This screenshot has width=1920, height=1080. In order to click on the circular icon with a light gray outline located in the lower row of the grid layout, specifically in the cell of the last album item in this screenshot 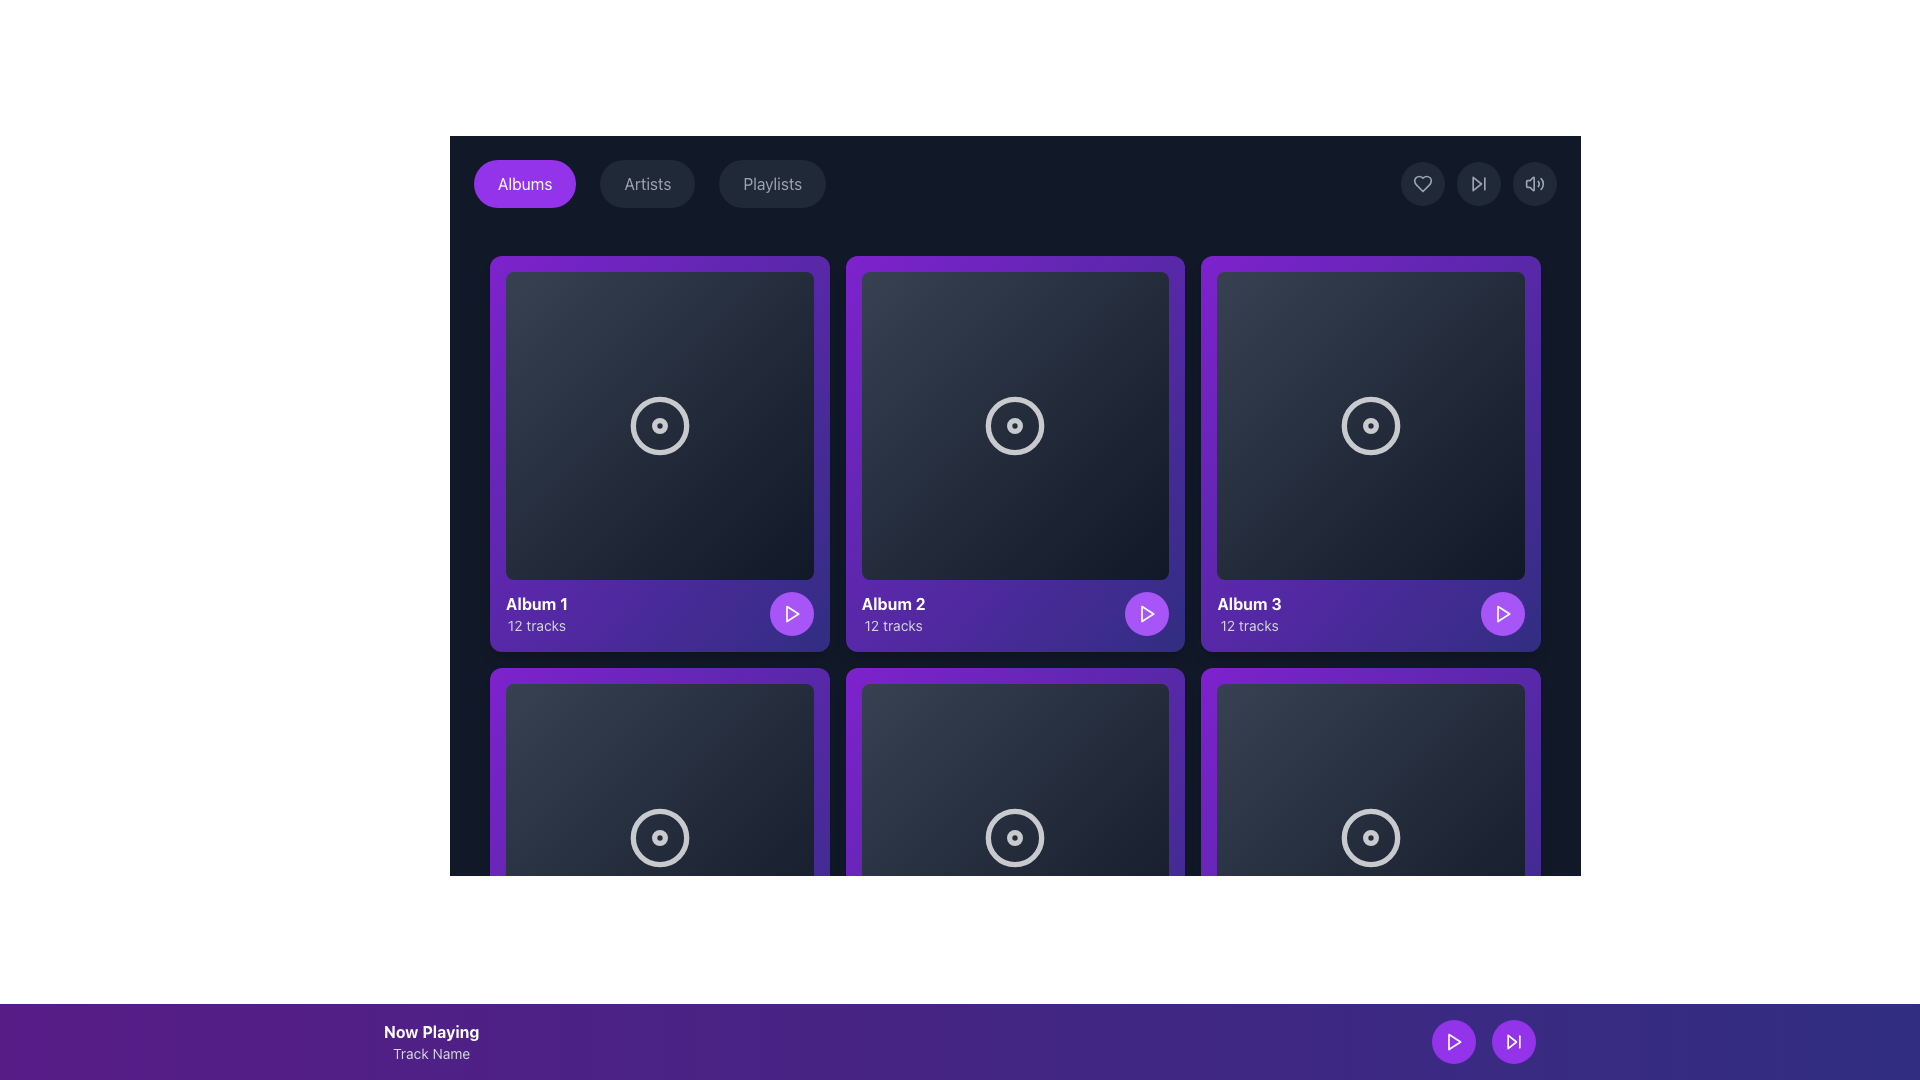, I will do `click(659, 837)`.